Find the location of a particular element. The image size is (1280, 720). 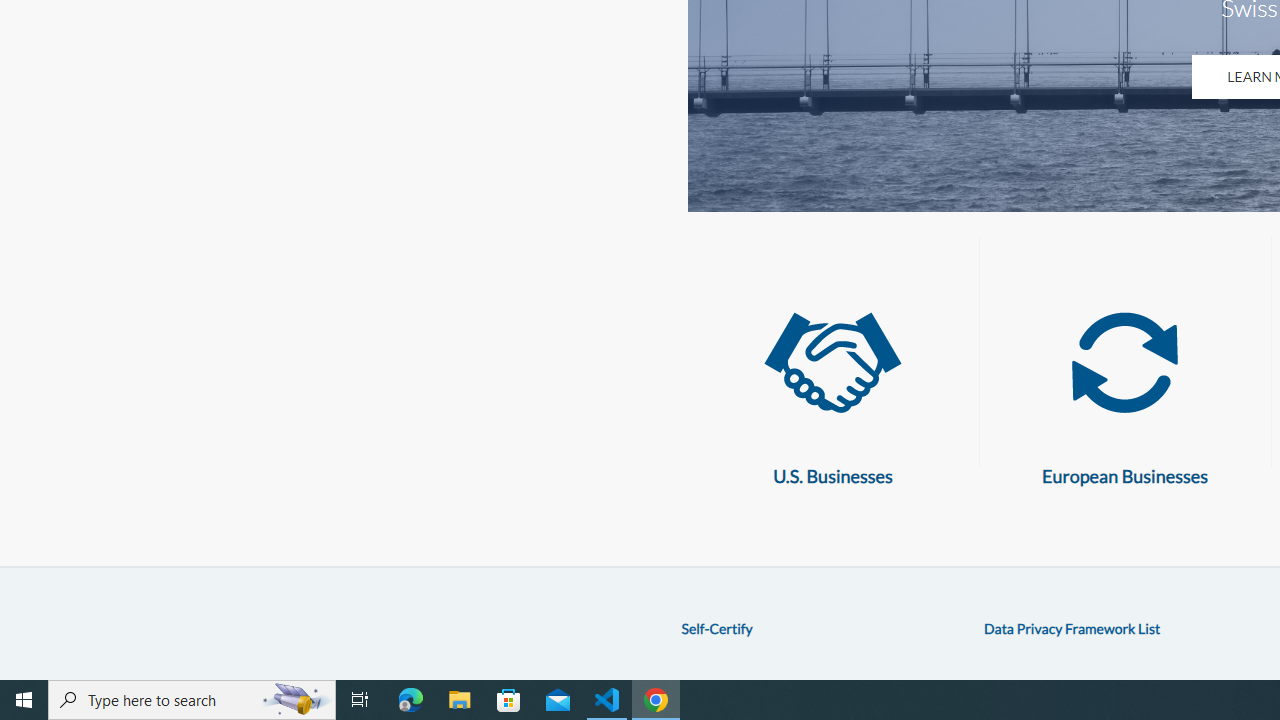

'European Businesses European Businesses' is located at coordinates (1125, 389).